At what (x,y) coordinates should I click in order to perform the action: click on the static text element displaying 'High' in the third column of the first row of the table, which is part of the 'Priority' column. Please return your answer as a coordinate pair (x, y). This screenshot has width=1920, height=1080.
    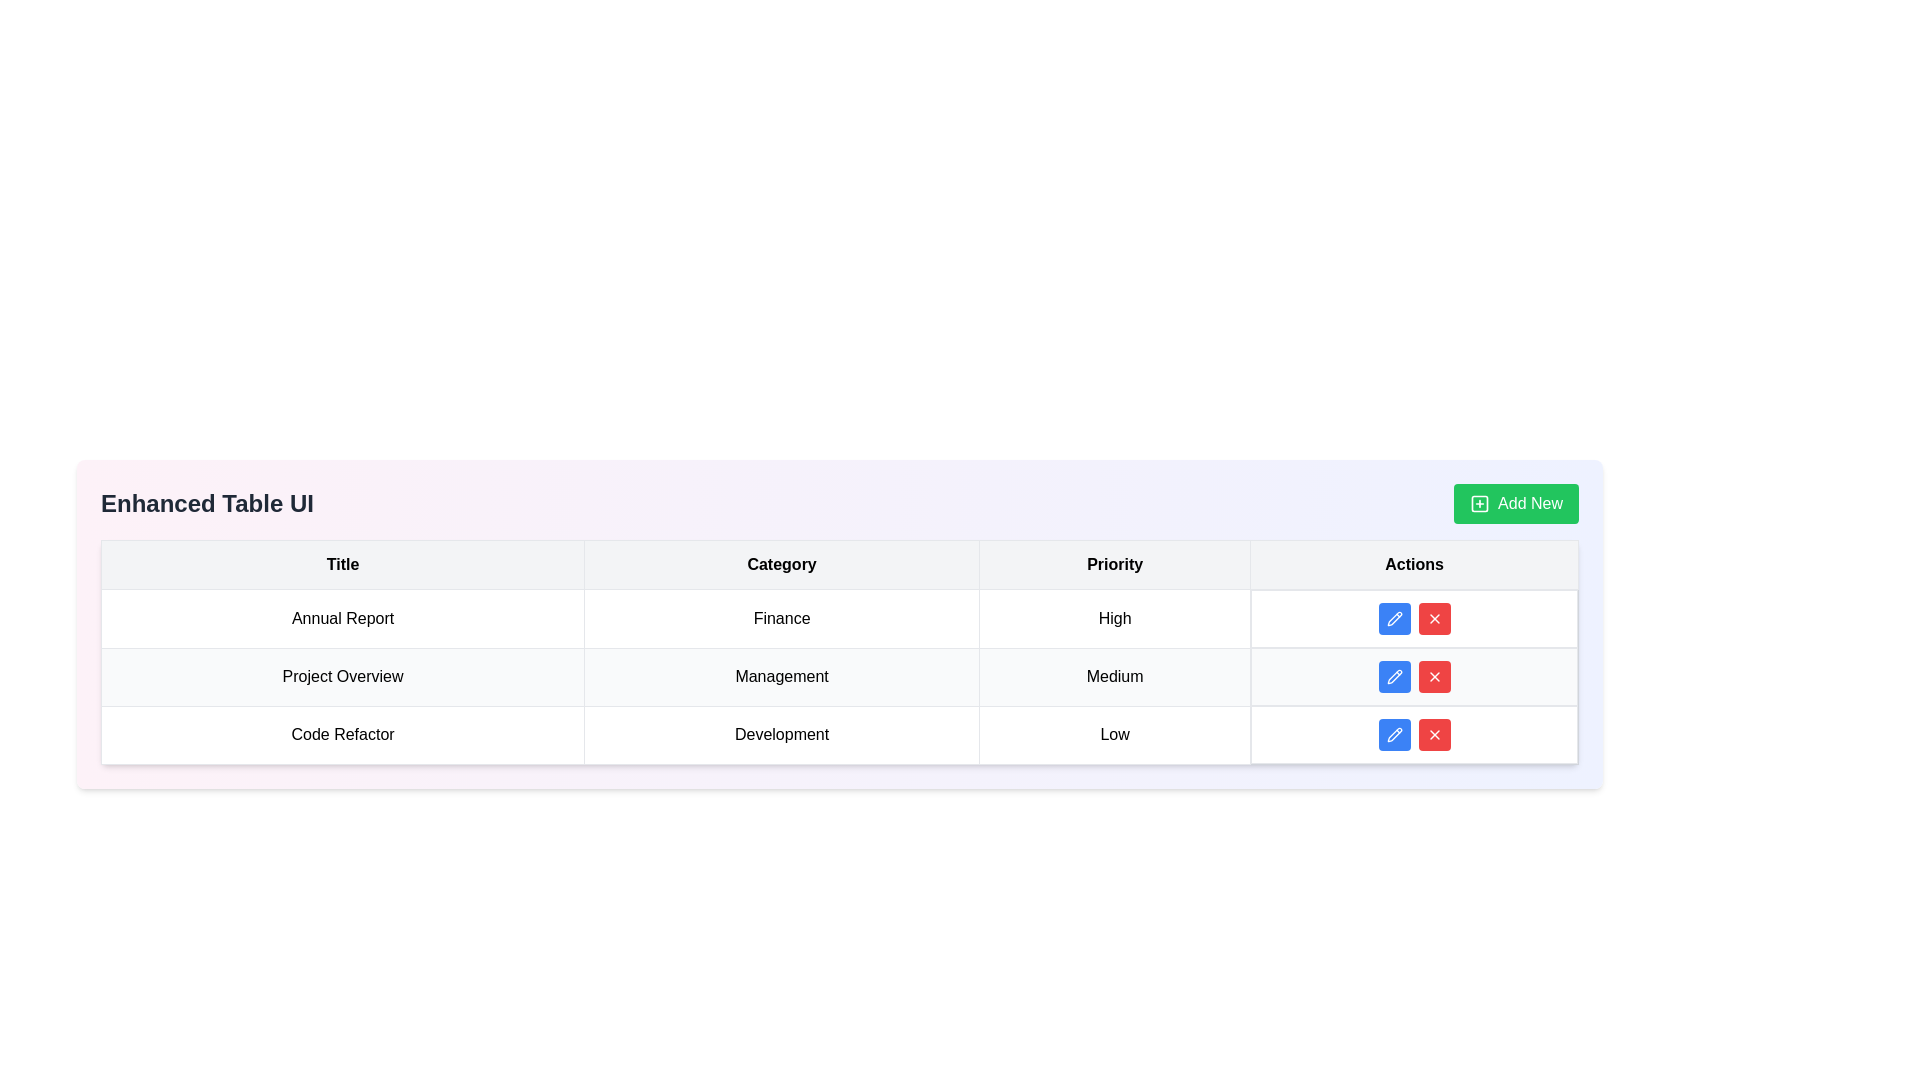
    Looking at the image, I should click on (1114, 617).